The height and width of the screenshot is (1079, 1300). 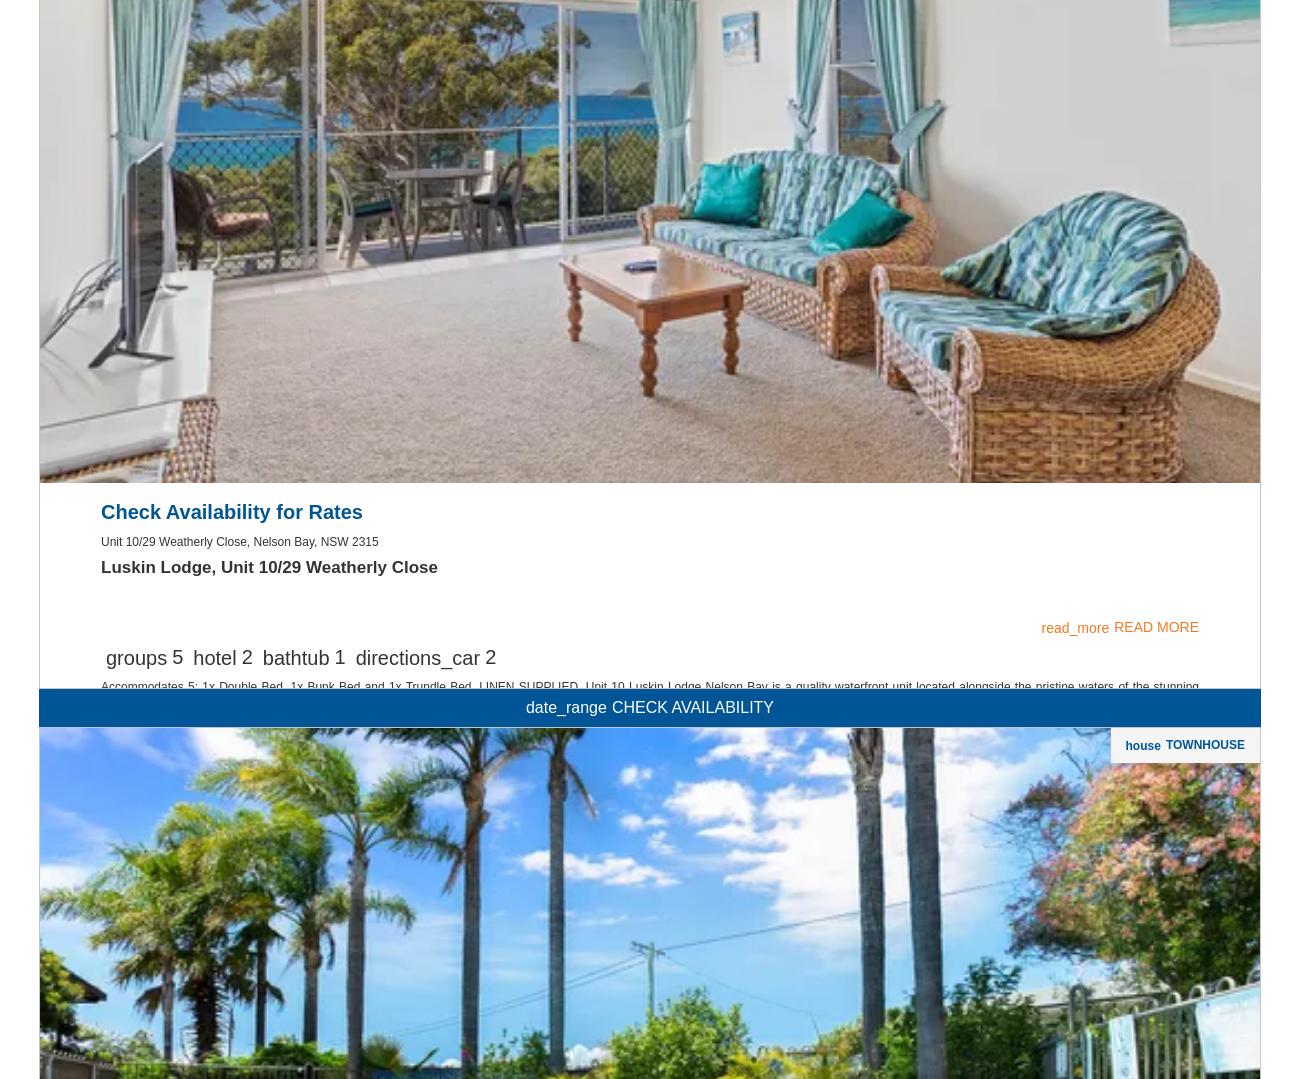 I want to click on 'groups', so click(x=135, y=914).